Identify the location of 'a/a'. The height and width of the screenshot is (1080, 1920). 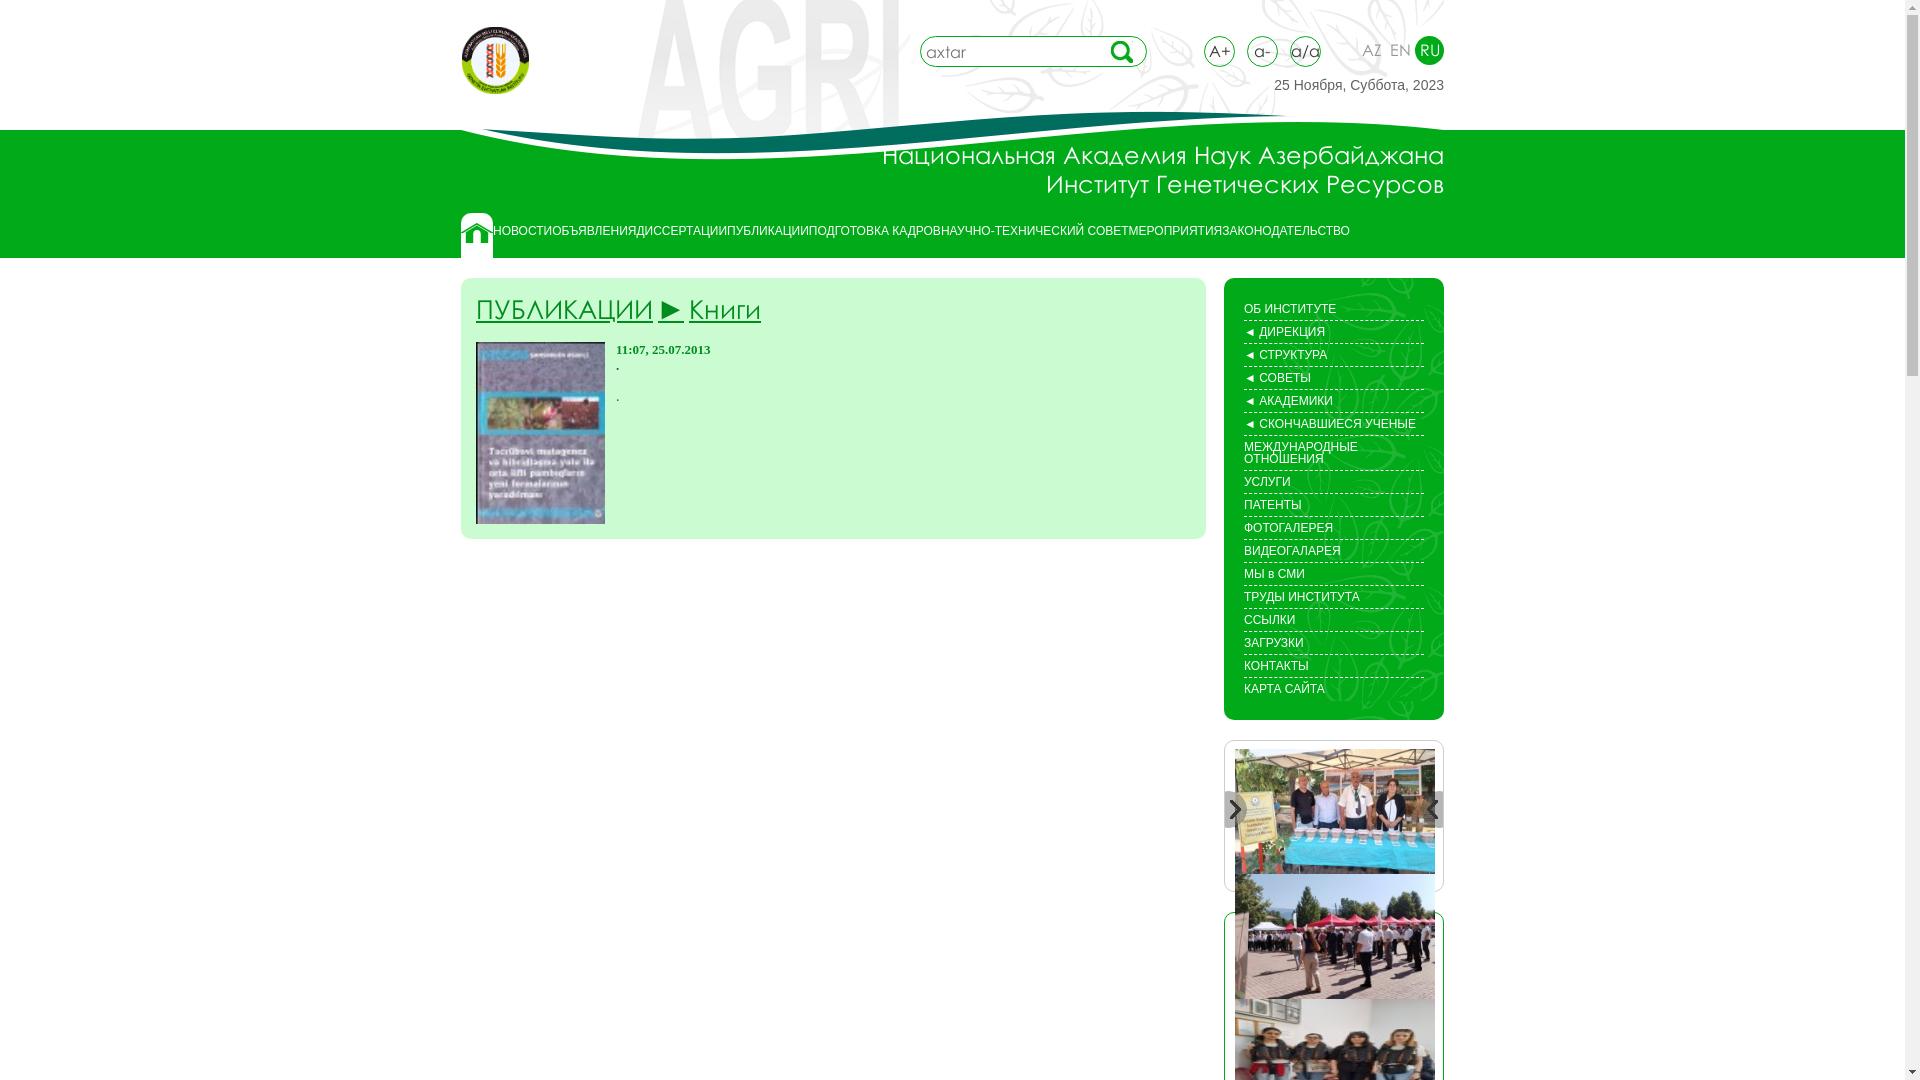
(1305, 50).